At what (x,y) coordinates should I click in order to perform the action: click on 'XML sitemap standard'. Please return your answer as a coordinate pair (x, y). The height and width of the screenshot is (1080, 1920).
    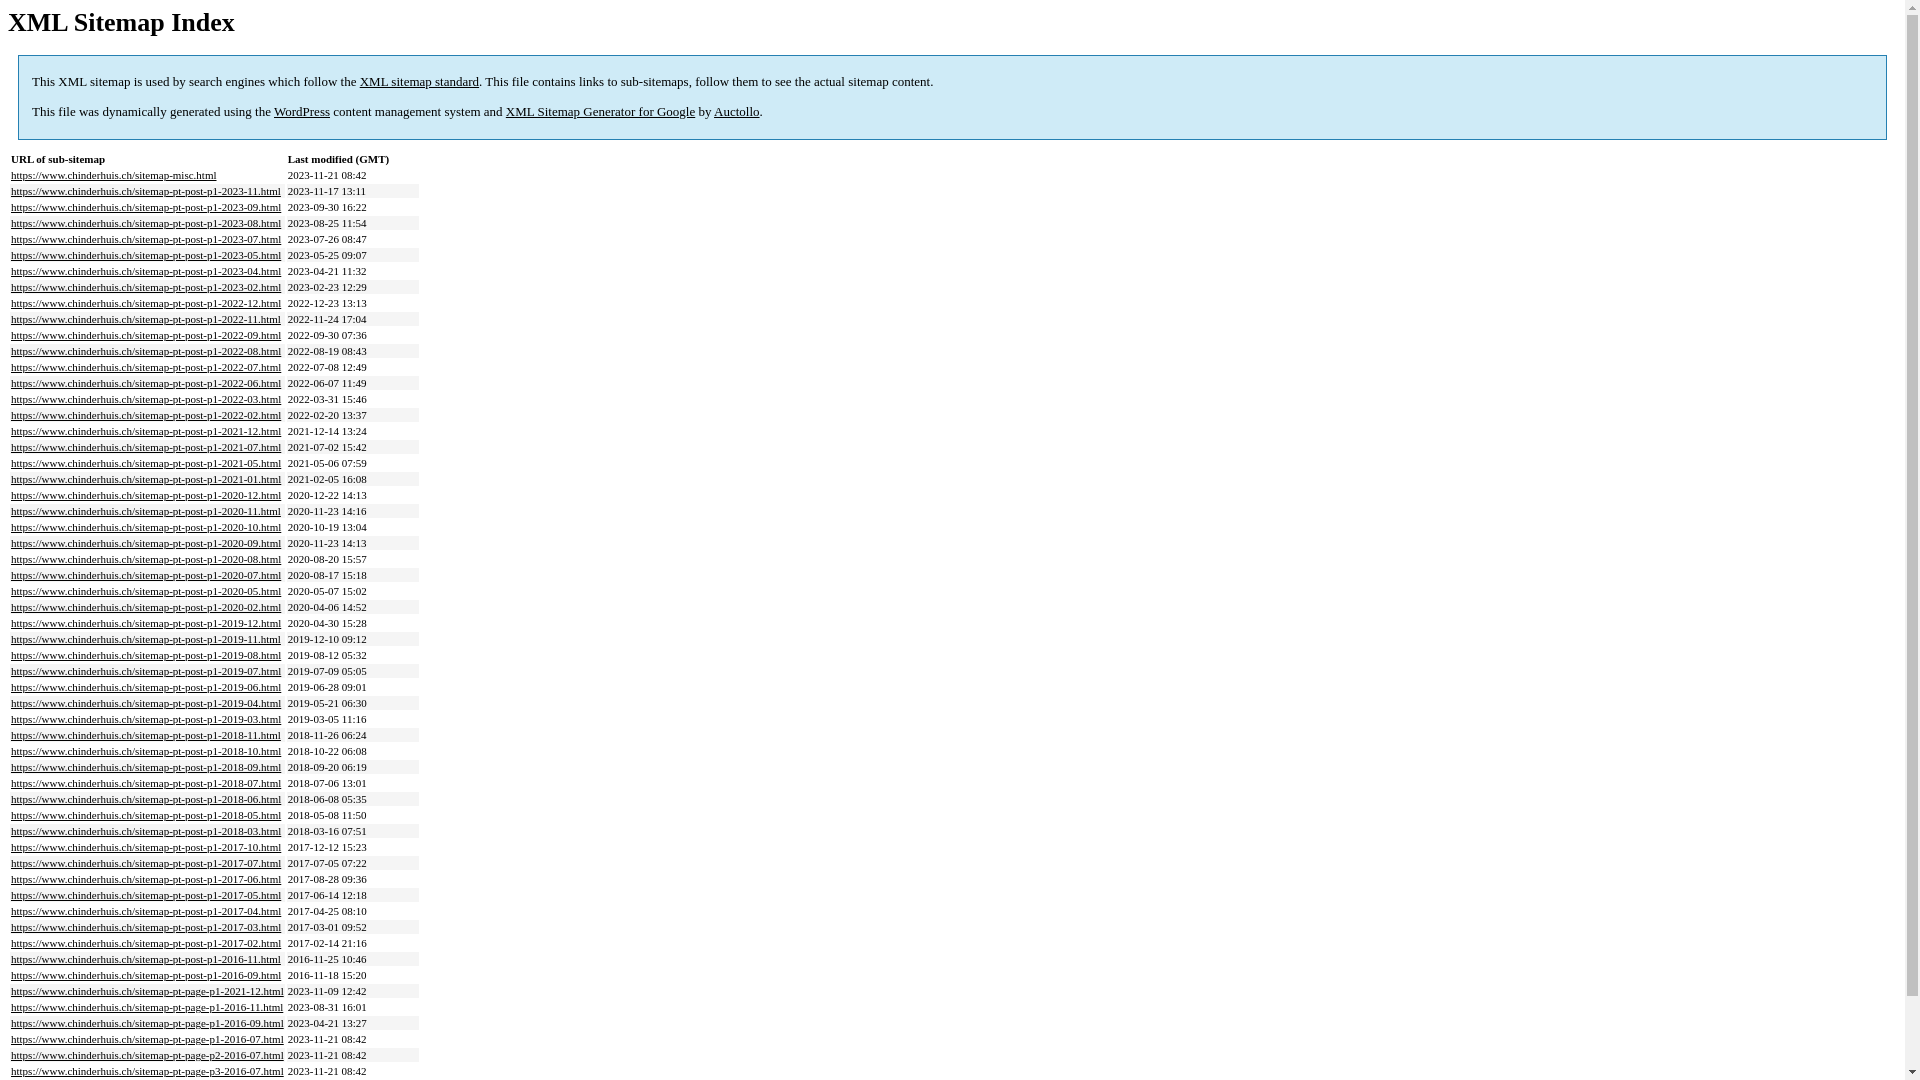
    Looking at the image, I should click on (418, 80).